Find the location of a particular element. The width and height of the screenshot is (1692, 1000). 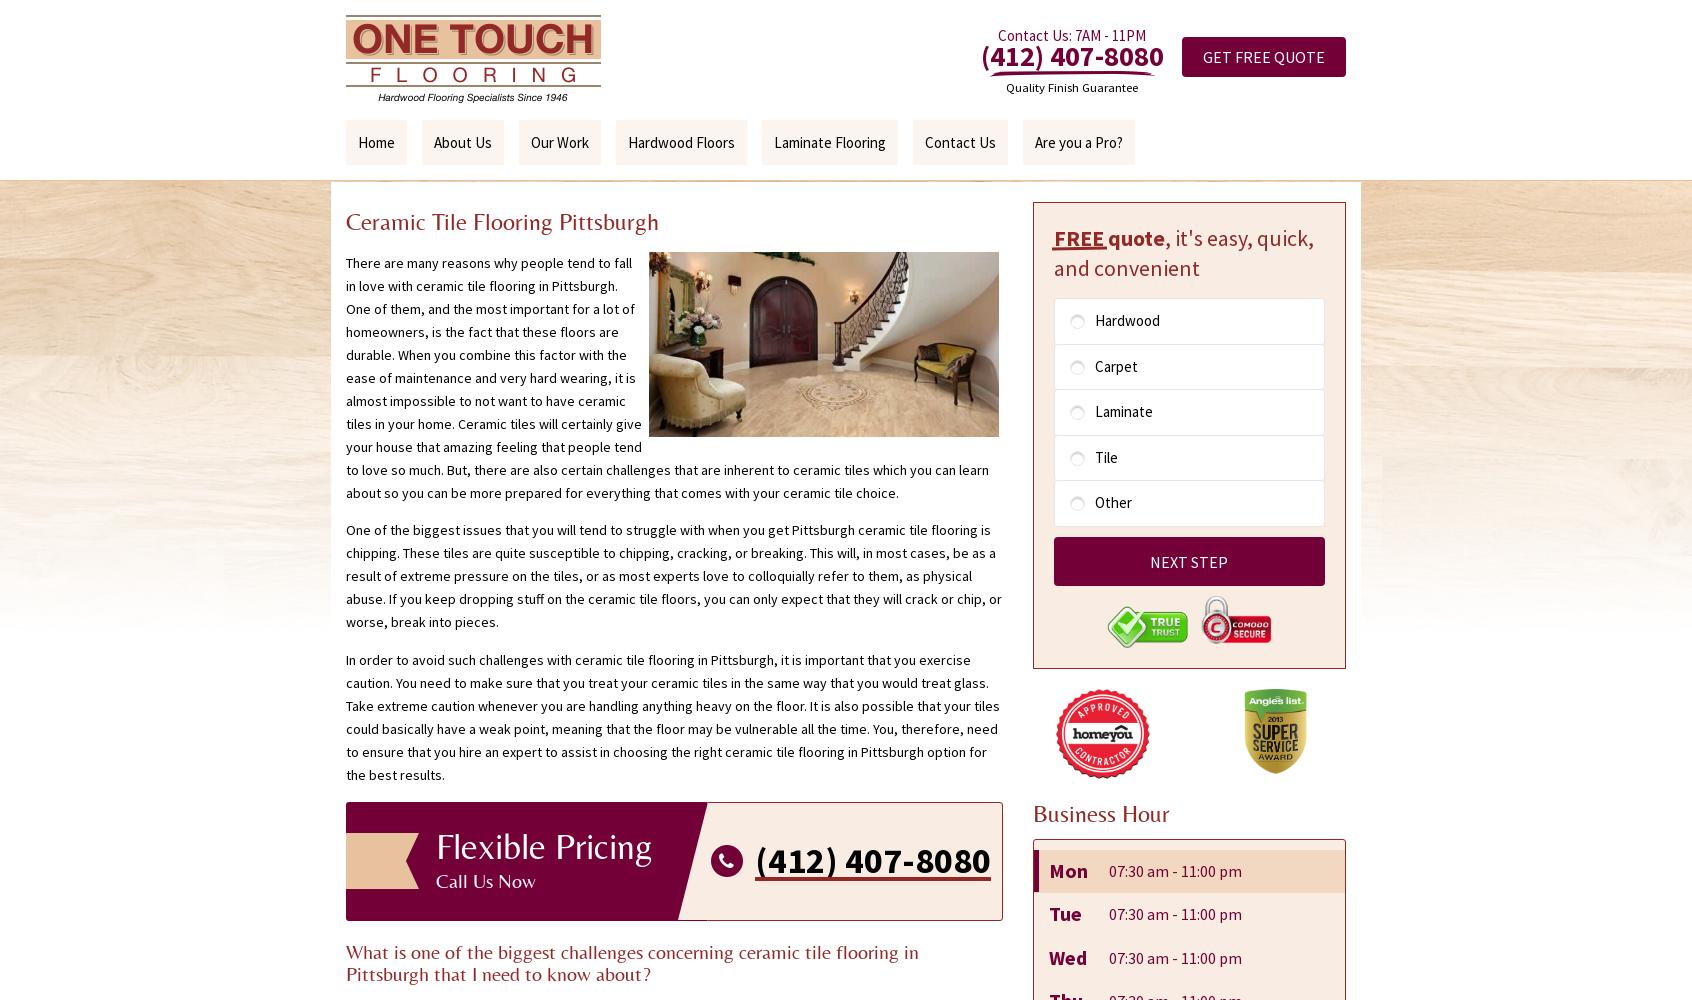

'There are many reasons why people tend to fall in love with ceramic tile flooring in Pittsburgh. One of them, and the most important for a lot of homeowners, is the fact that these floors are durable. When you combine this factor with the ease of maintenance and very hard wearing, it is almost impossible to not want to have ceramic tiles in your home. Ceramic tiles will certainly give your house that amazing feeling that people tend to love so much. But, there are also certain challenges that are inherent to ceramic tiles which you can learn about so you can be more prepared for everything that comes with your ceramic tile choice.' is located at coordinates (667, 377).